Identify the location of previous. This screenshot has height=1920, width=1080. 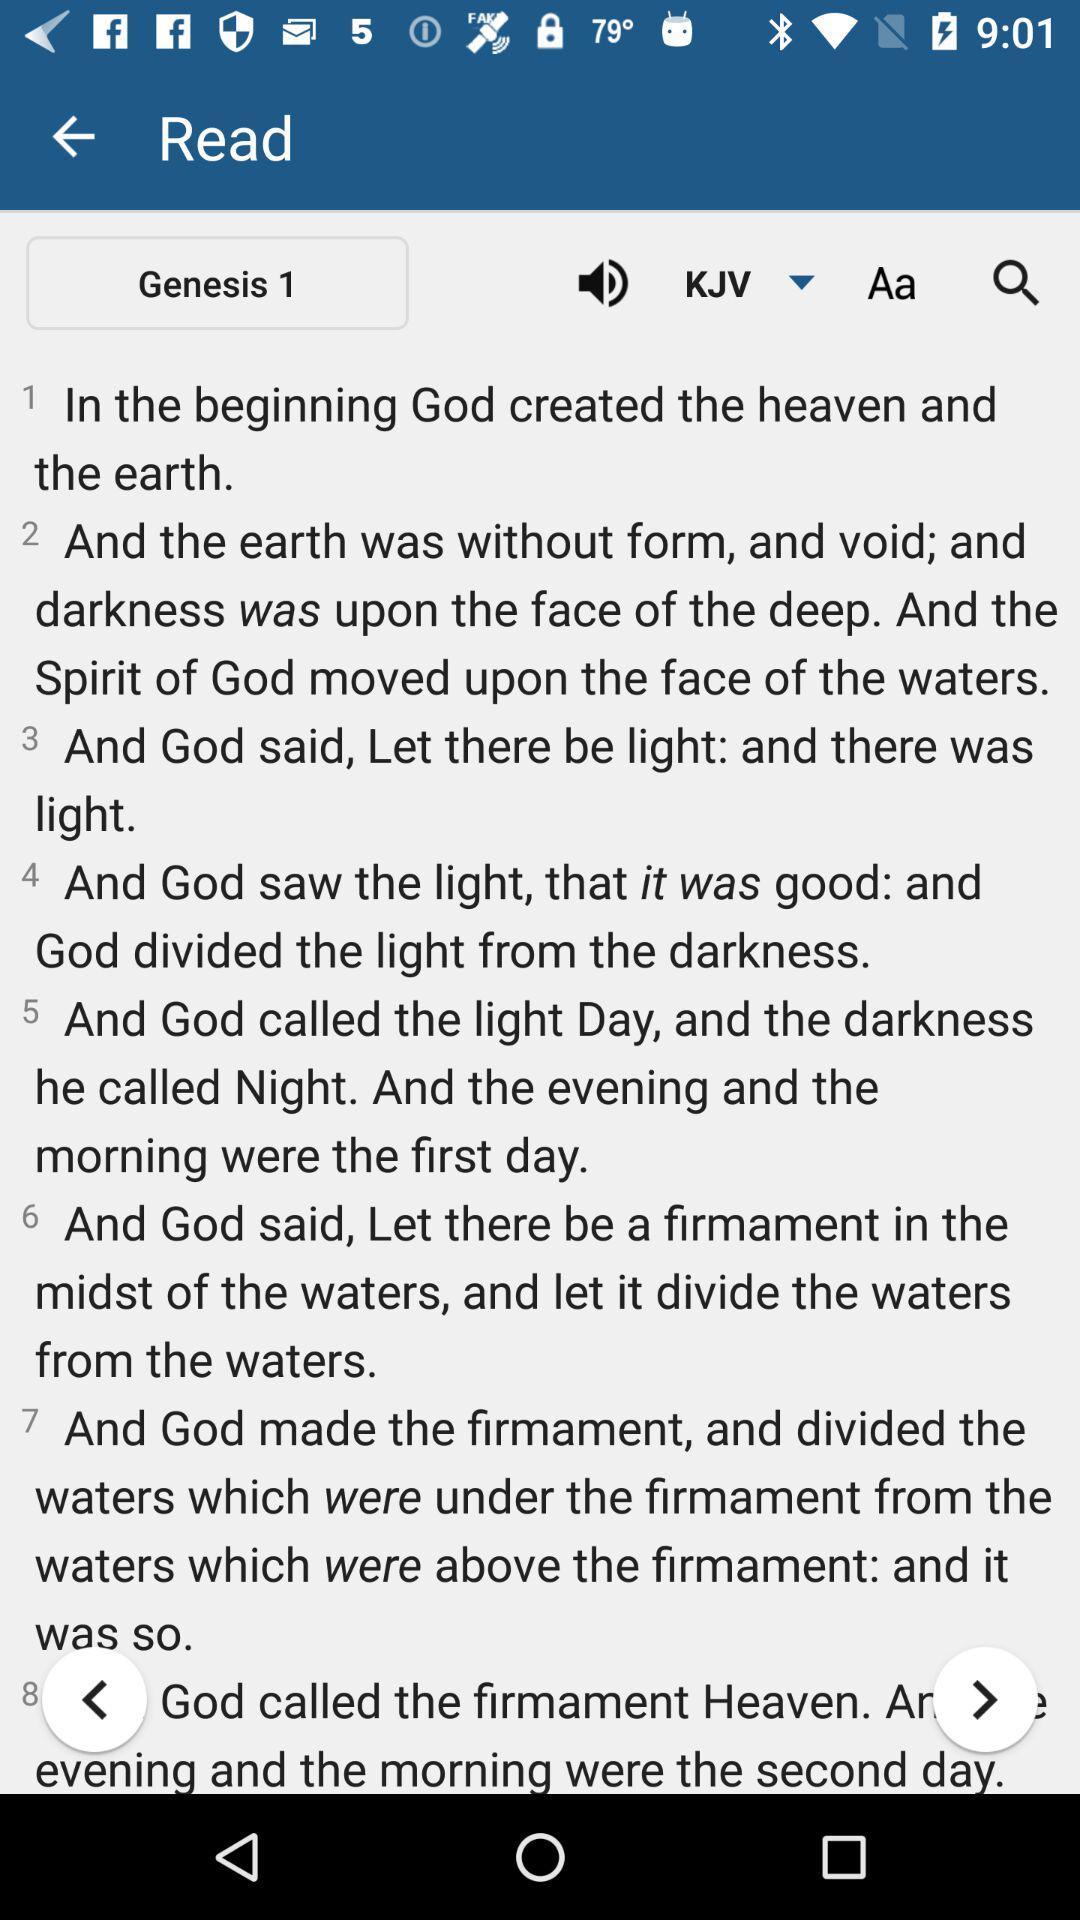
(94, 1698).